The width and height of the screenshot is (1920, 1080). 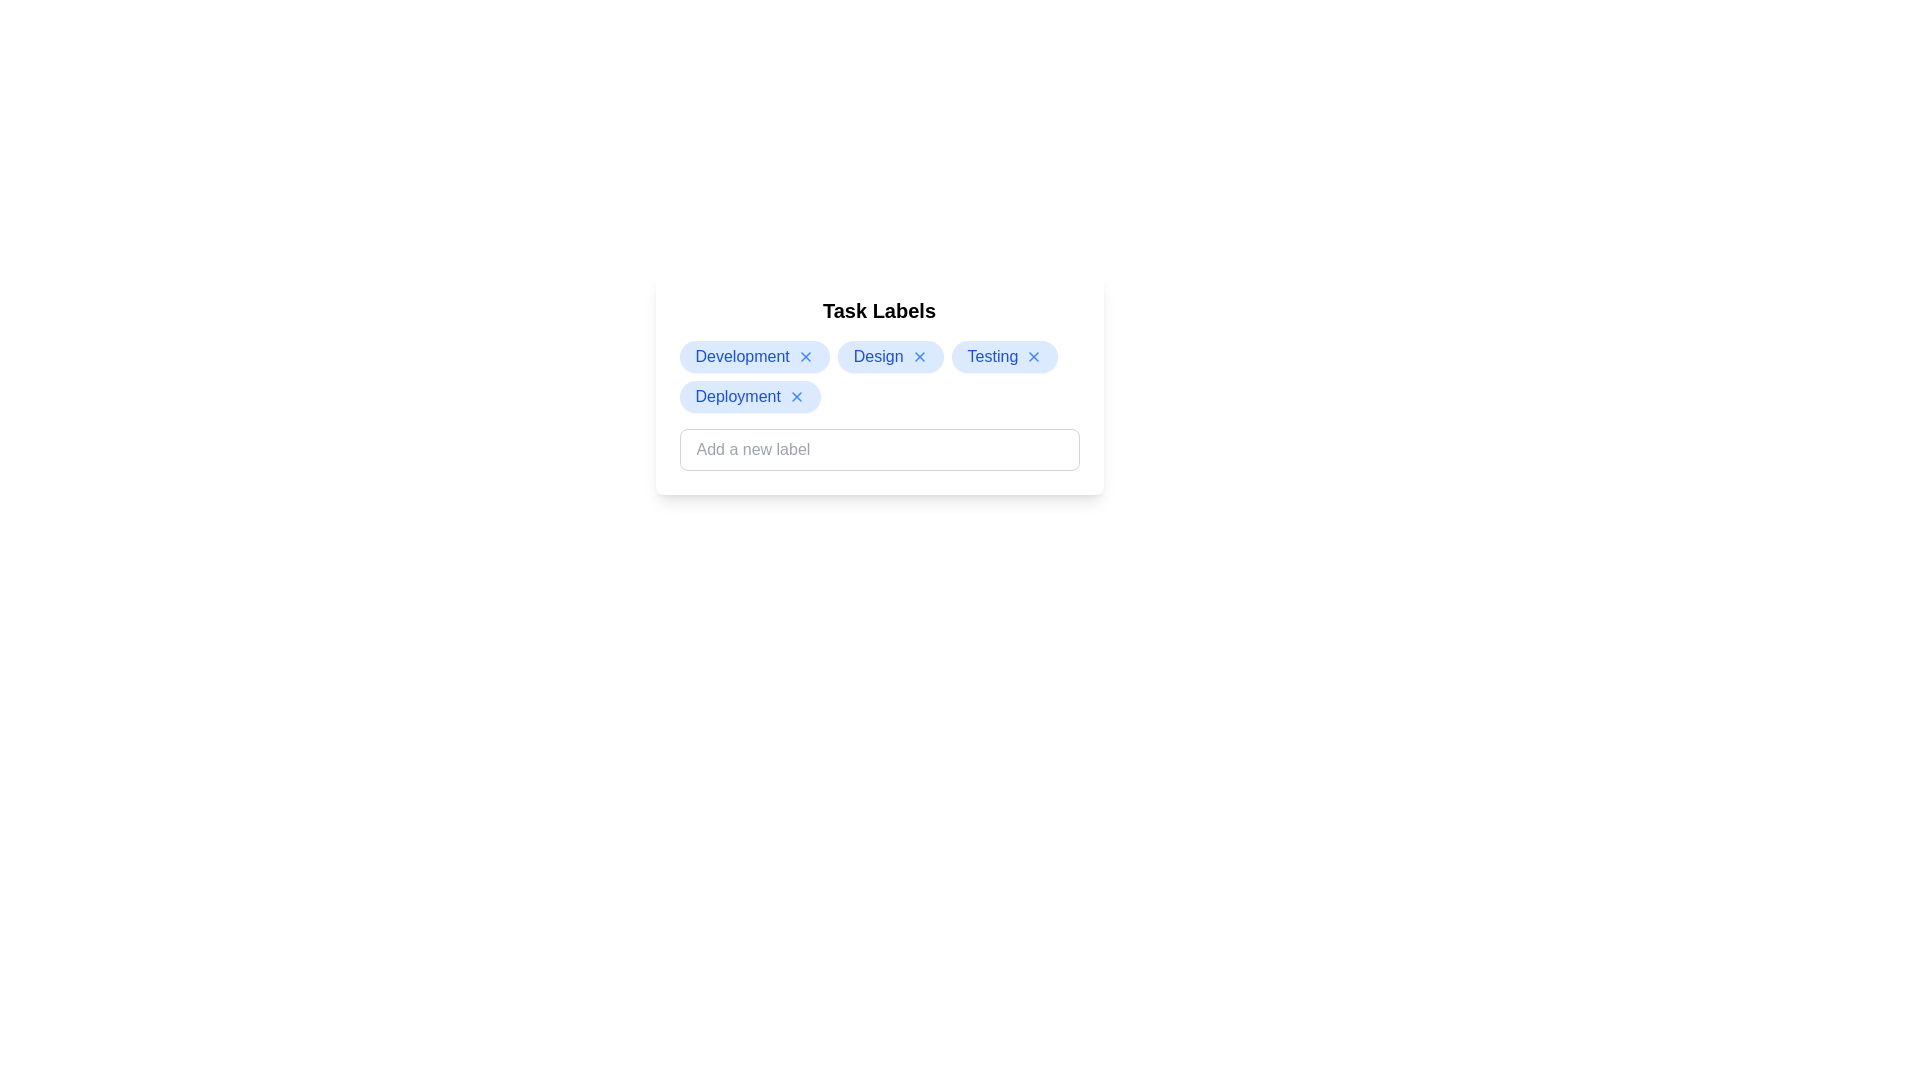 What do you see at coordinates (753, 356) in the screenshot?
I see `the 'Development' removable label to trigger interaction feedback` at bounding box center [753, 356].